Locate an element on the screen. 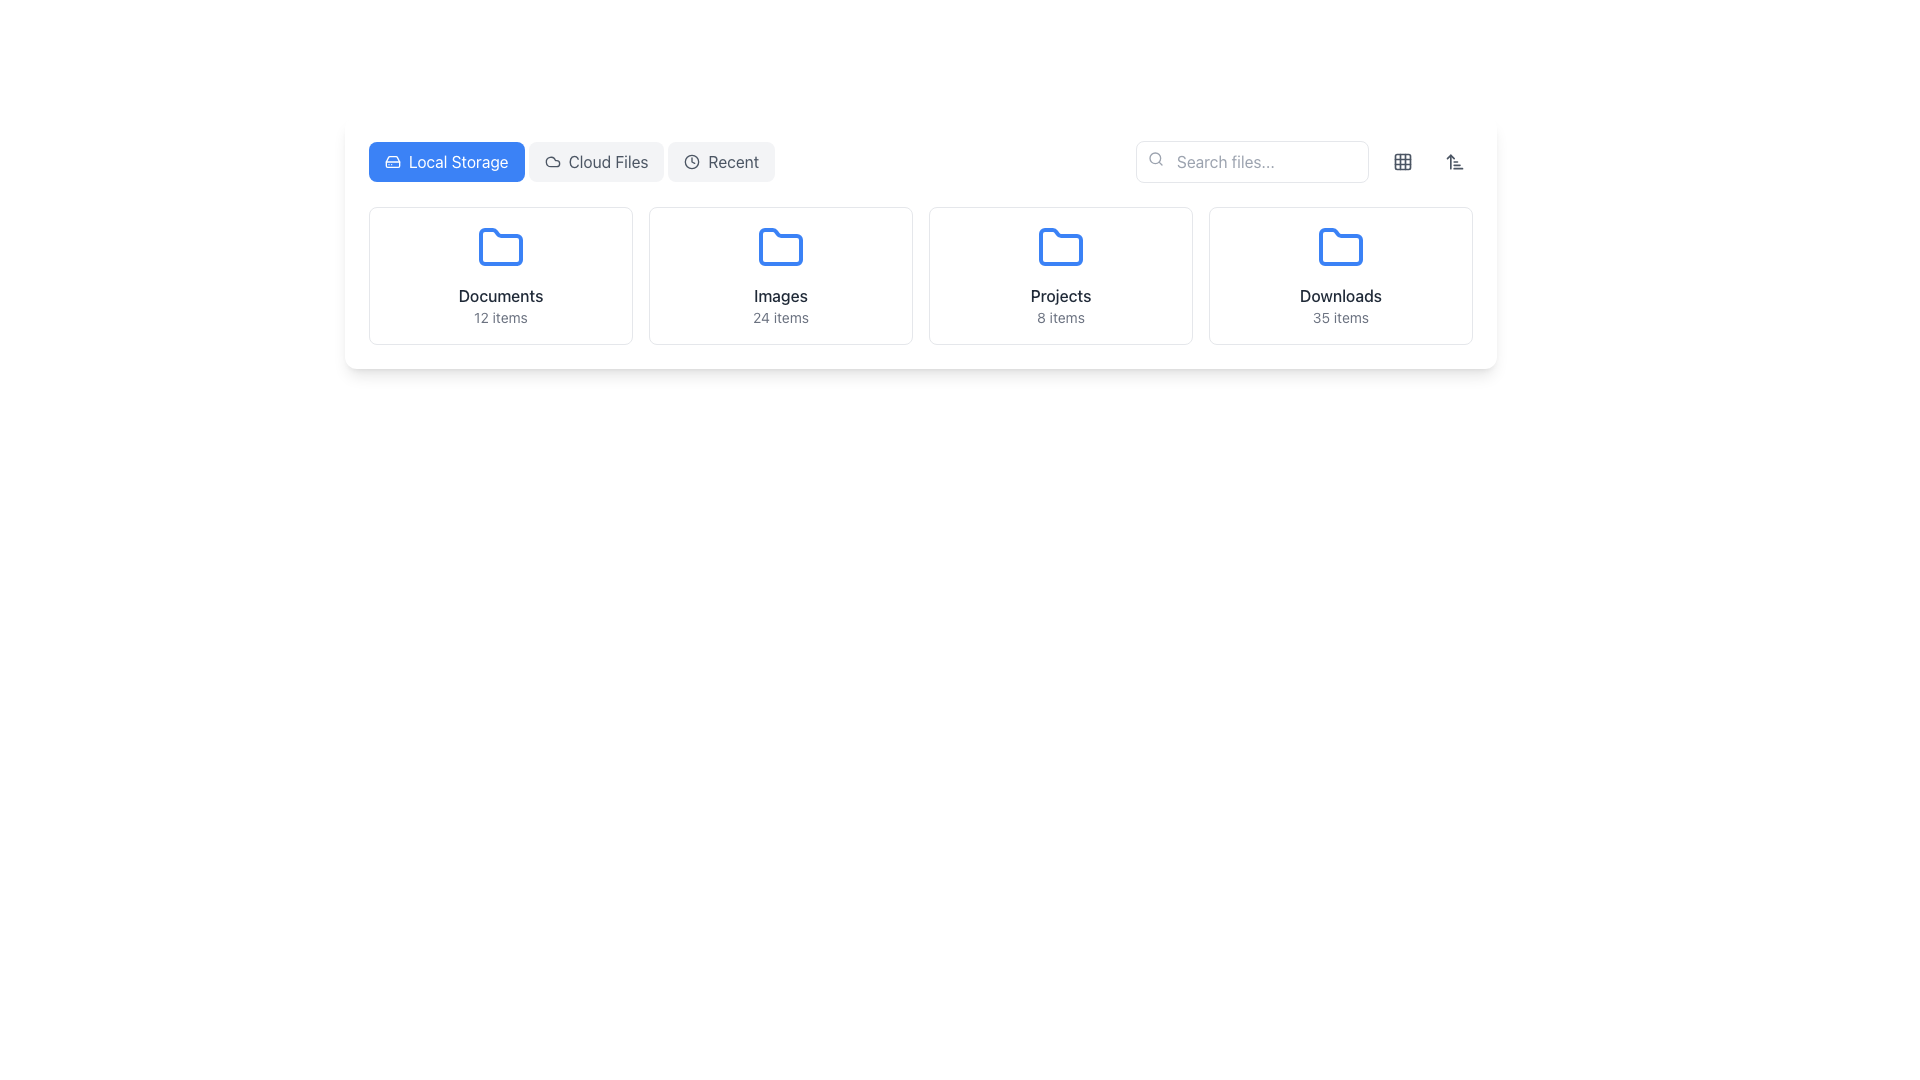  the grid view toggle icon, which is a gray icon resembling a 3x3 grid, located in the top-right corner of the interface adjacent to the search bar is located at coordinates (1401, 161).